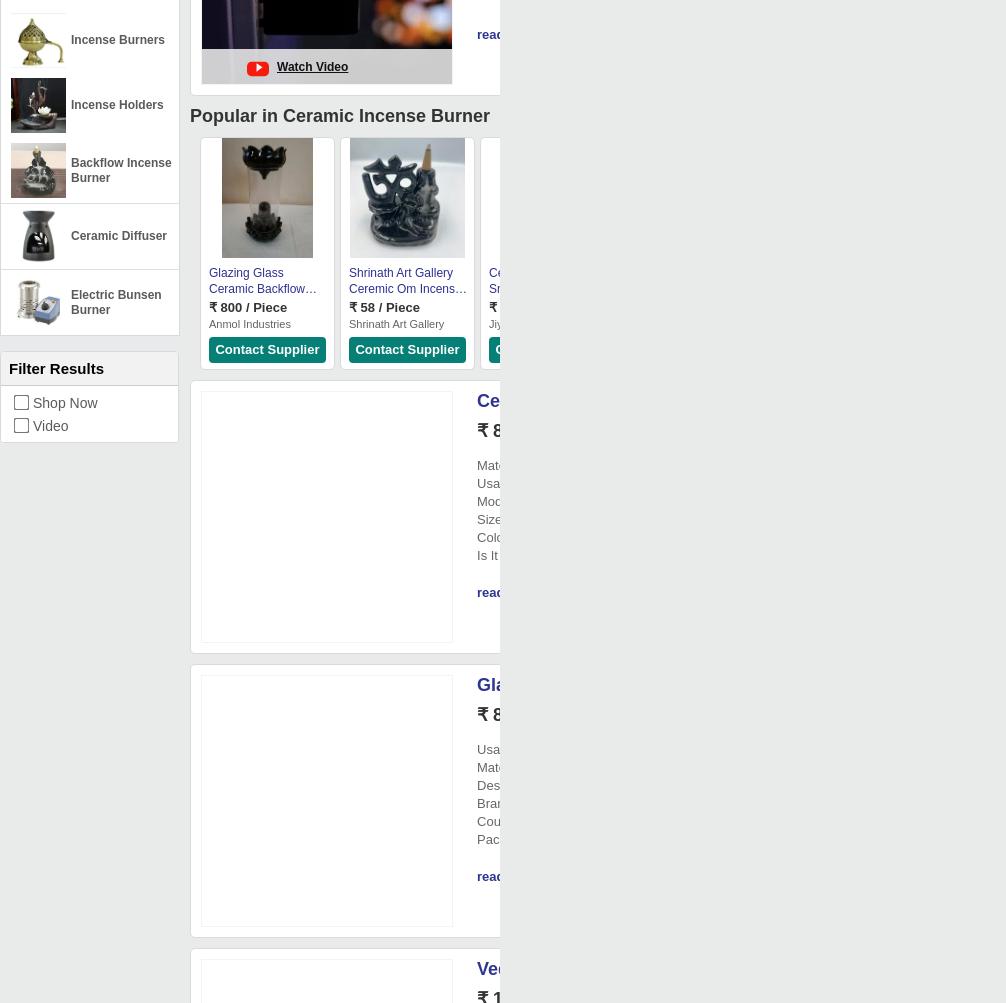  I want to click on 'Shrinath Art Gallery Ceremic Om Incense Burner', so click(404, 288).